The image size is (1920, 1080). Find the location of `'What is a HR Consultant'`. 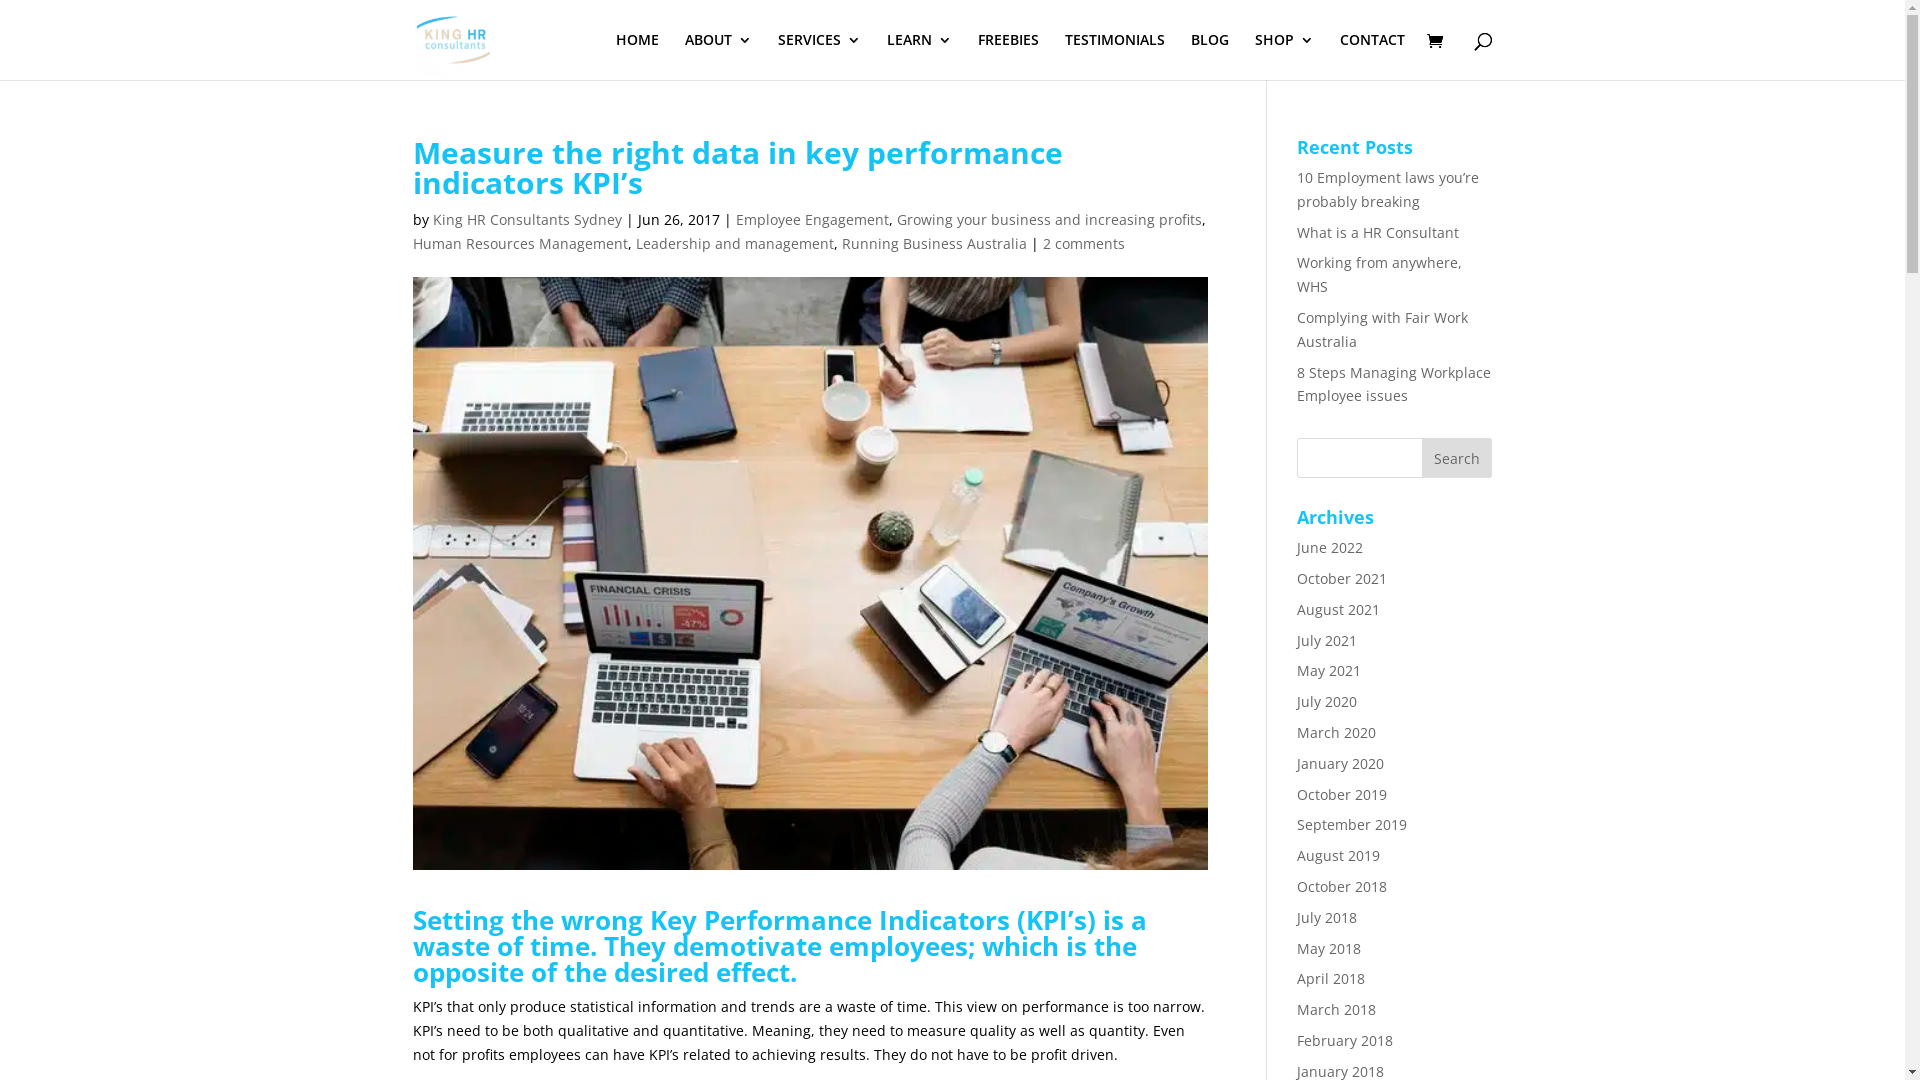

'What is a HR Consultant' is located at coordinates (1376, 231).